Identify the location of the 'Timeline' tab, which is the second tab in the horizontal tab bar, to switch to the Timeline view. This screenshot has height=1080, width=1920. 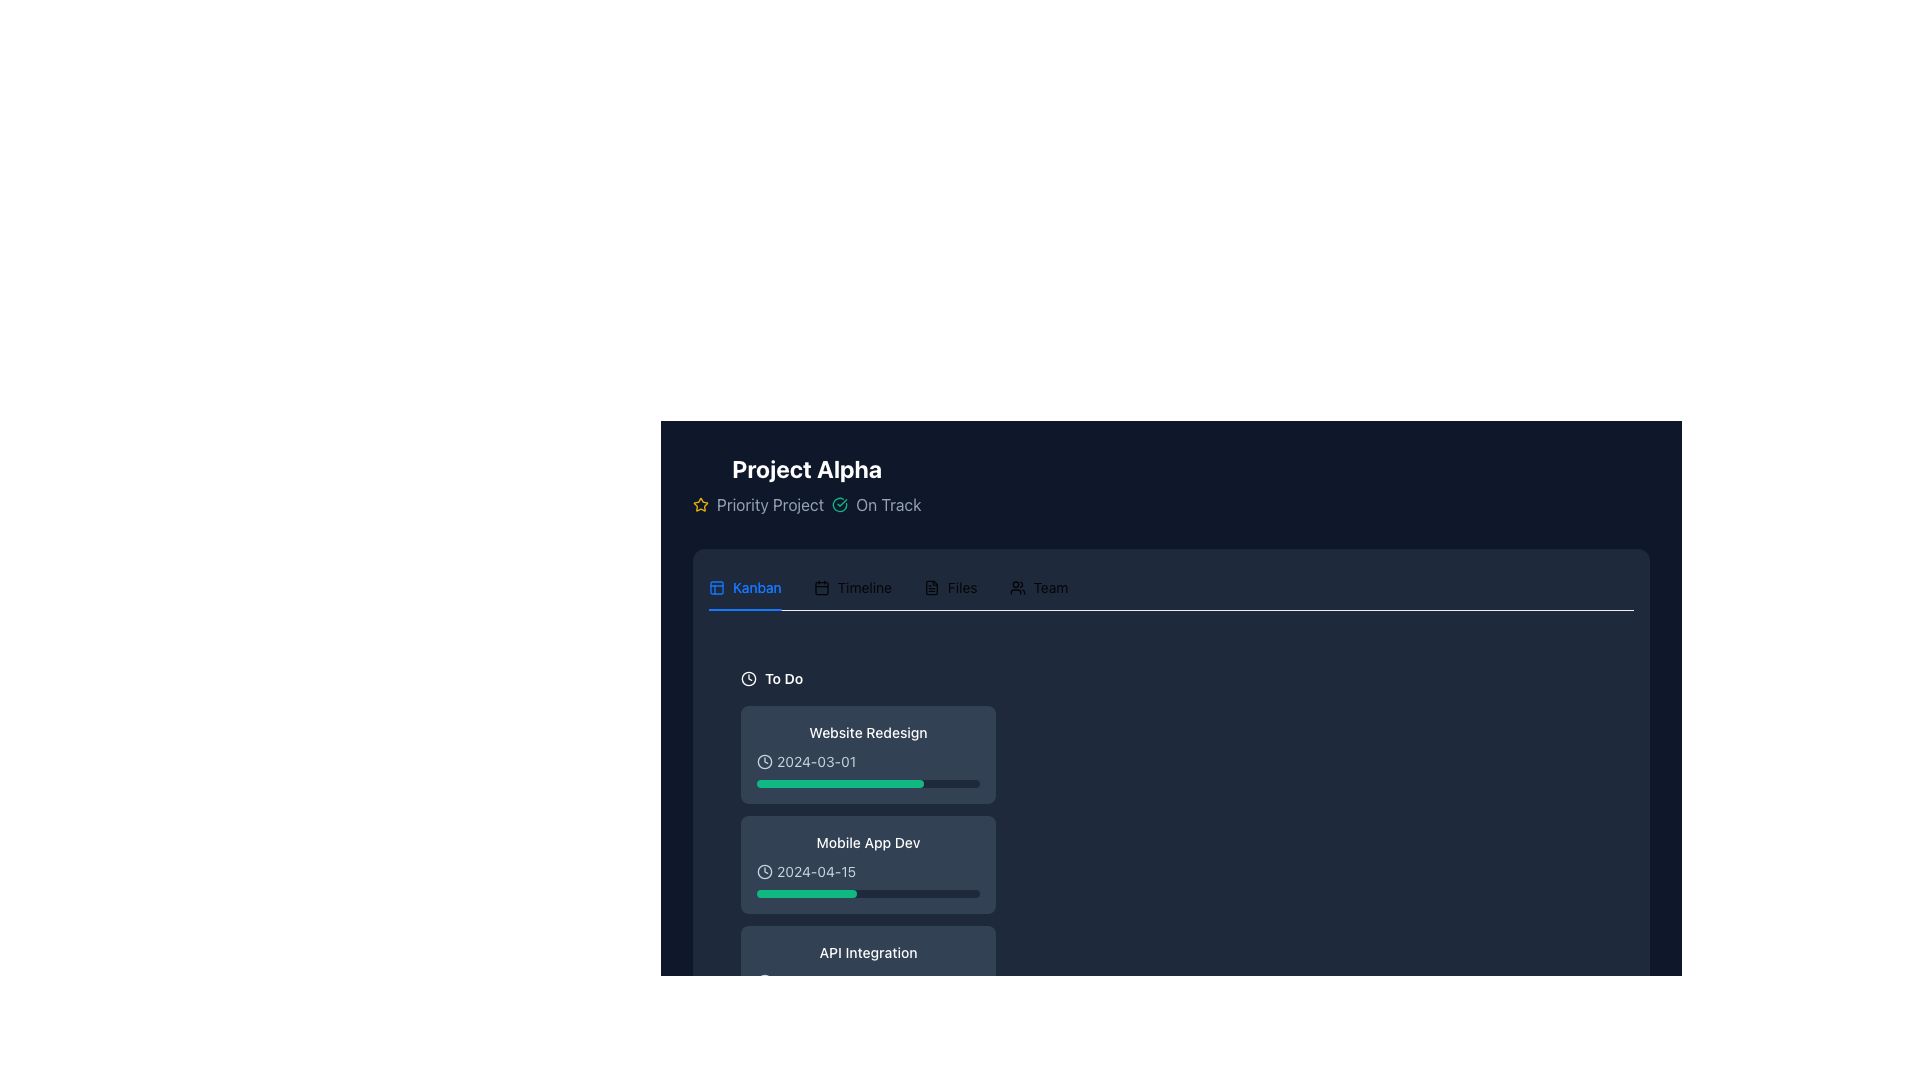
(852, 586).